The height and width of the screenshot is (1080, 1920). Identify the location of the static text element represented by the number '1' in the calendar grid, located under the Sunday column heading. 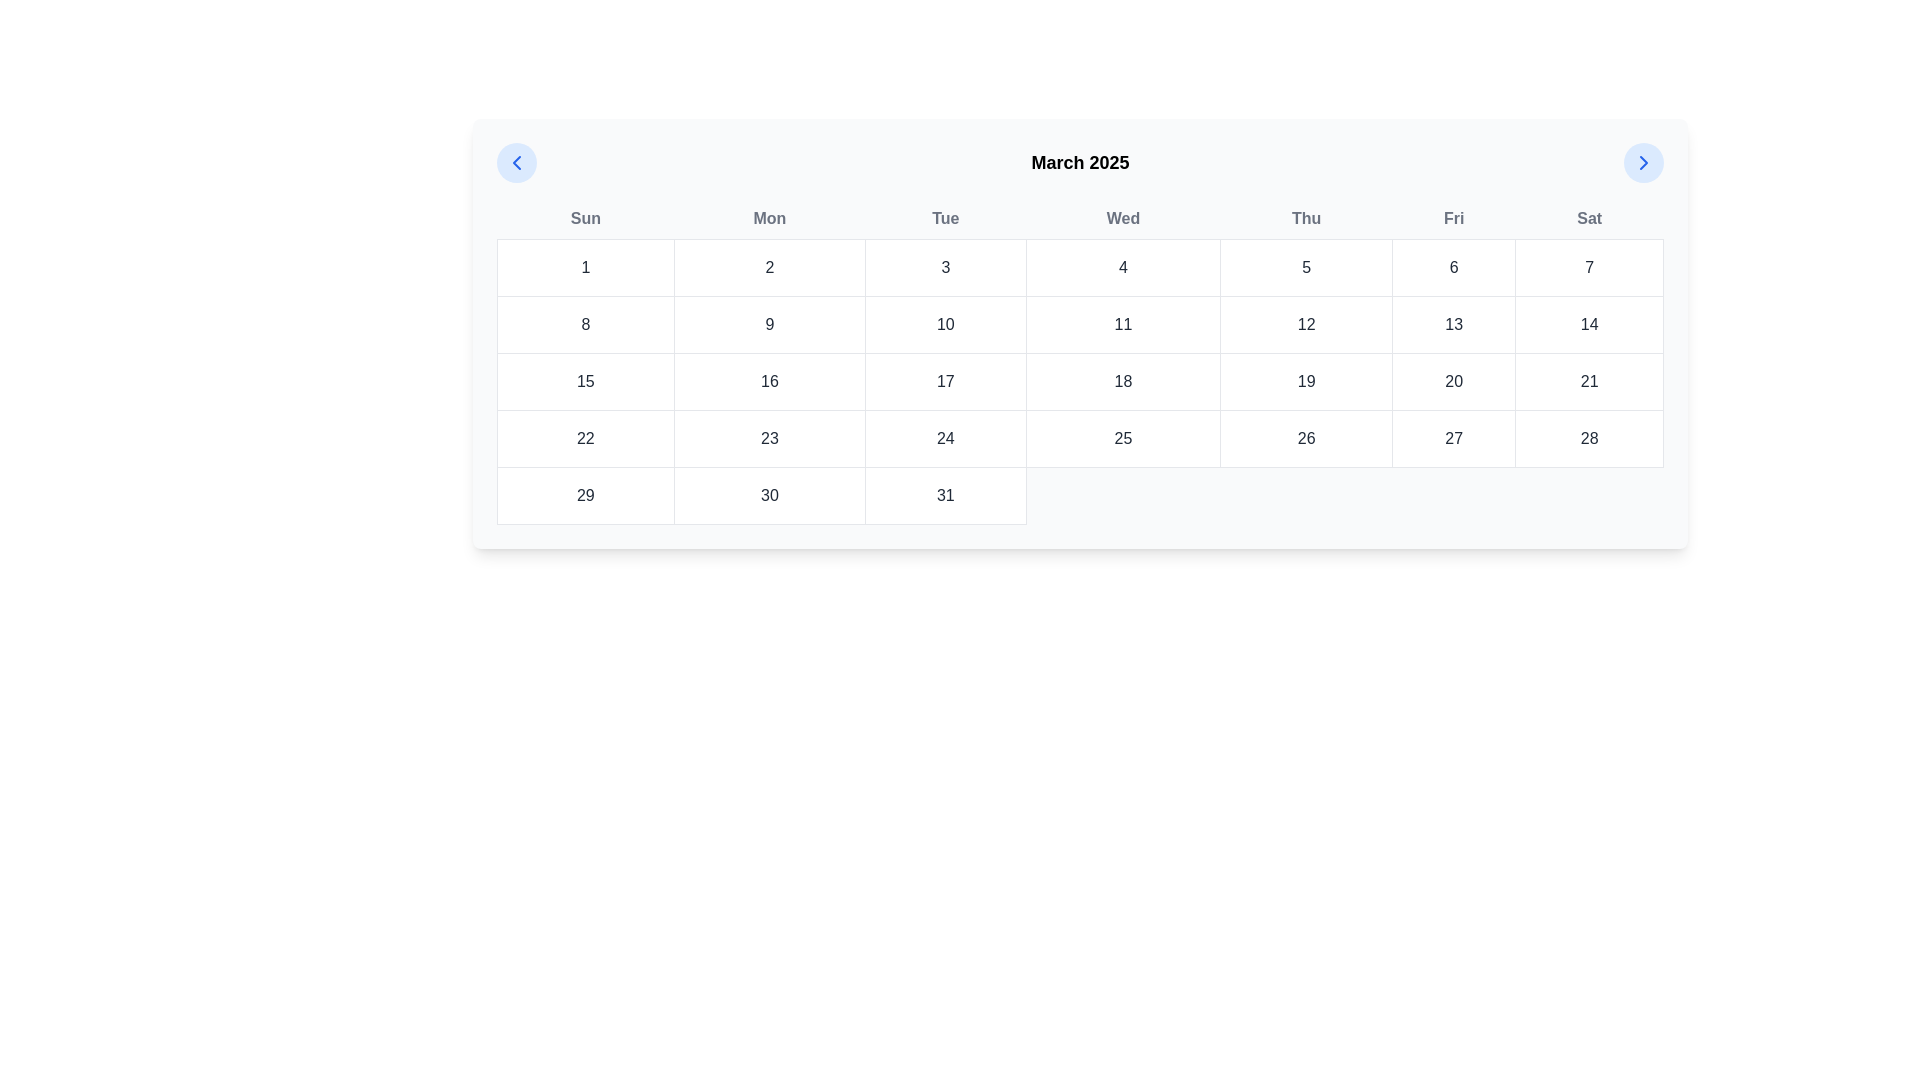
(584, 266).